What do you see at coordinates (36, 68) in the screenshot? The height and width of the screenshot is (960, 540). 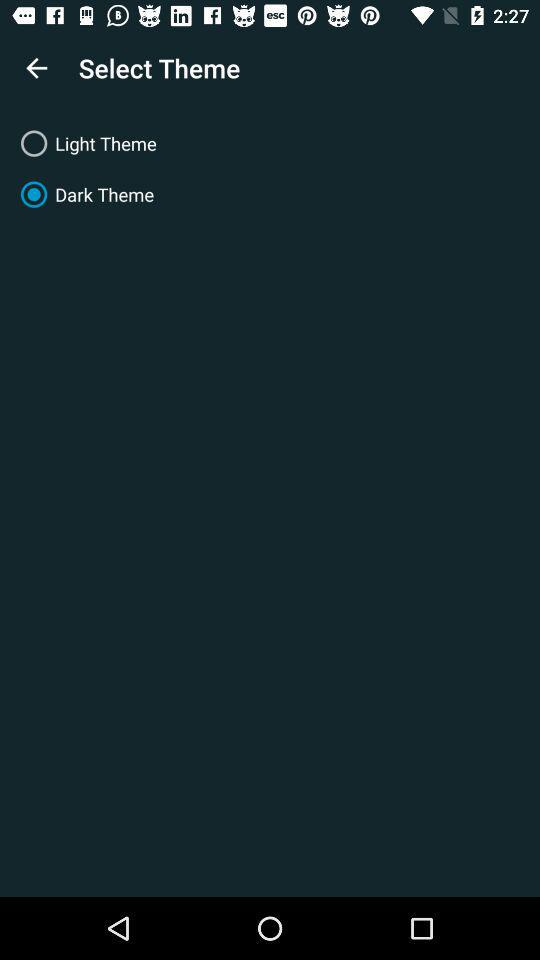 I see `the icon next to select theme item` at bounding box center [36, 68].